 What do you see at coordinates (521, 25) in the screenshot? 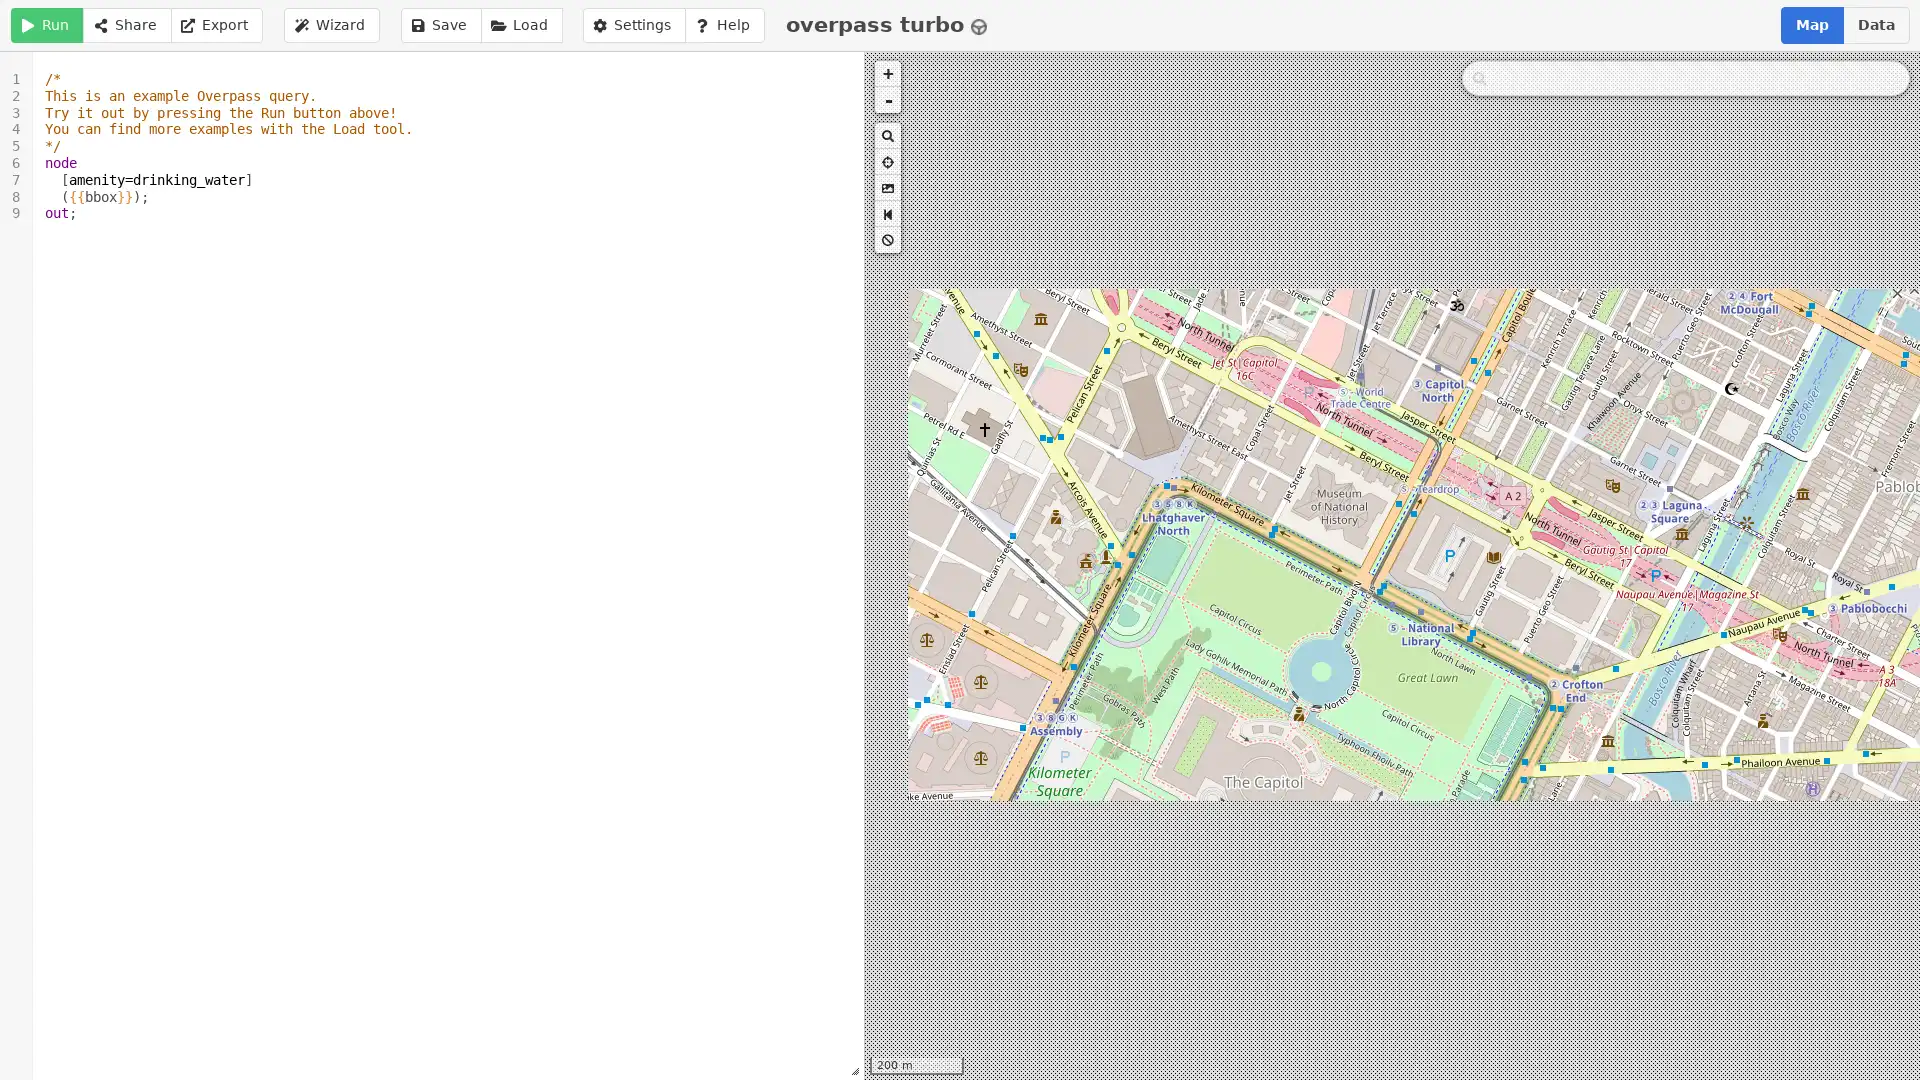
I see `Load` at bounding box center [521, 25].